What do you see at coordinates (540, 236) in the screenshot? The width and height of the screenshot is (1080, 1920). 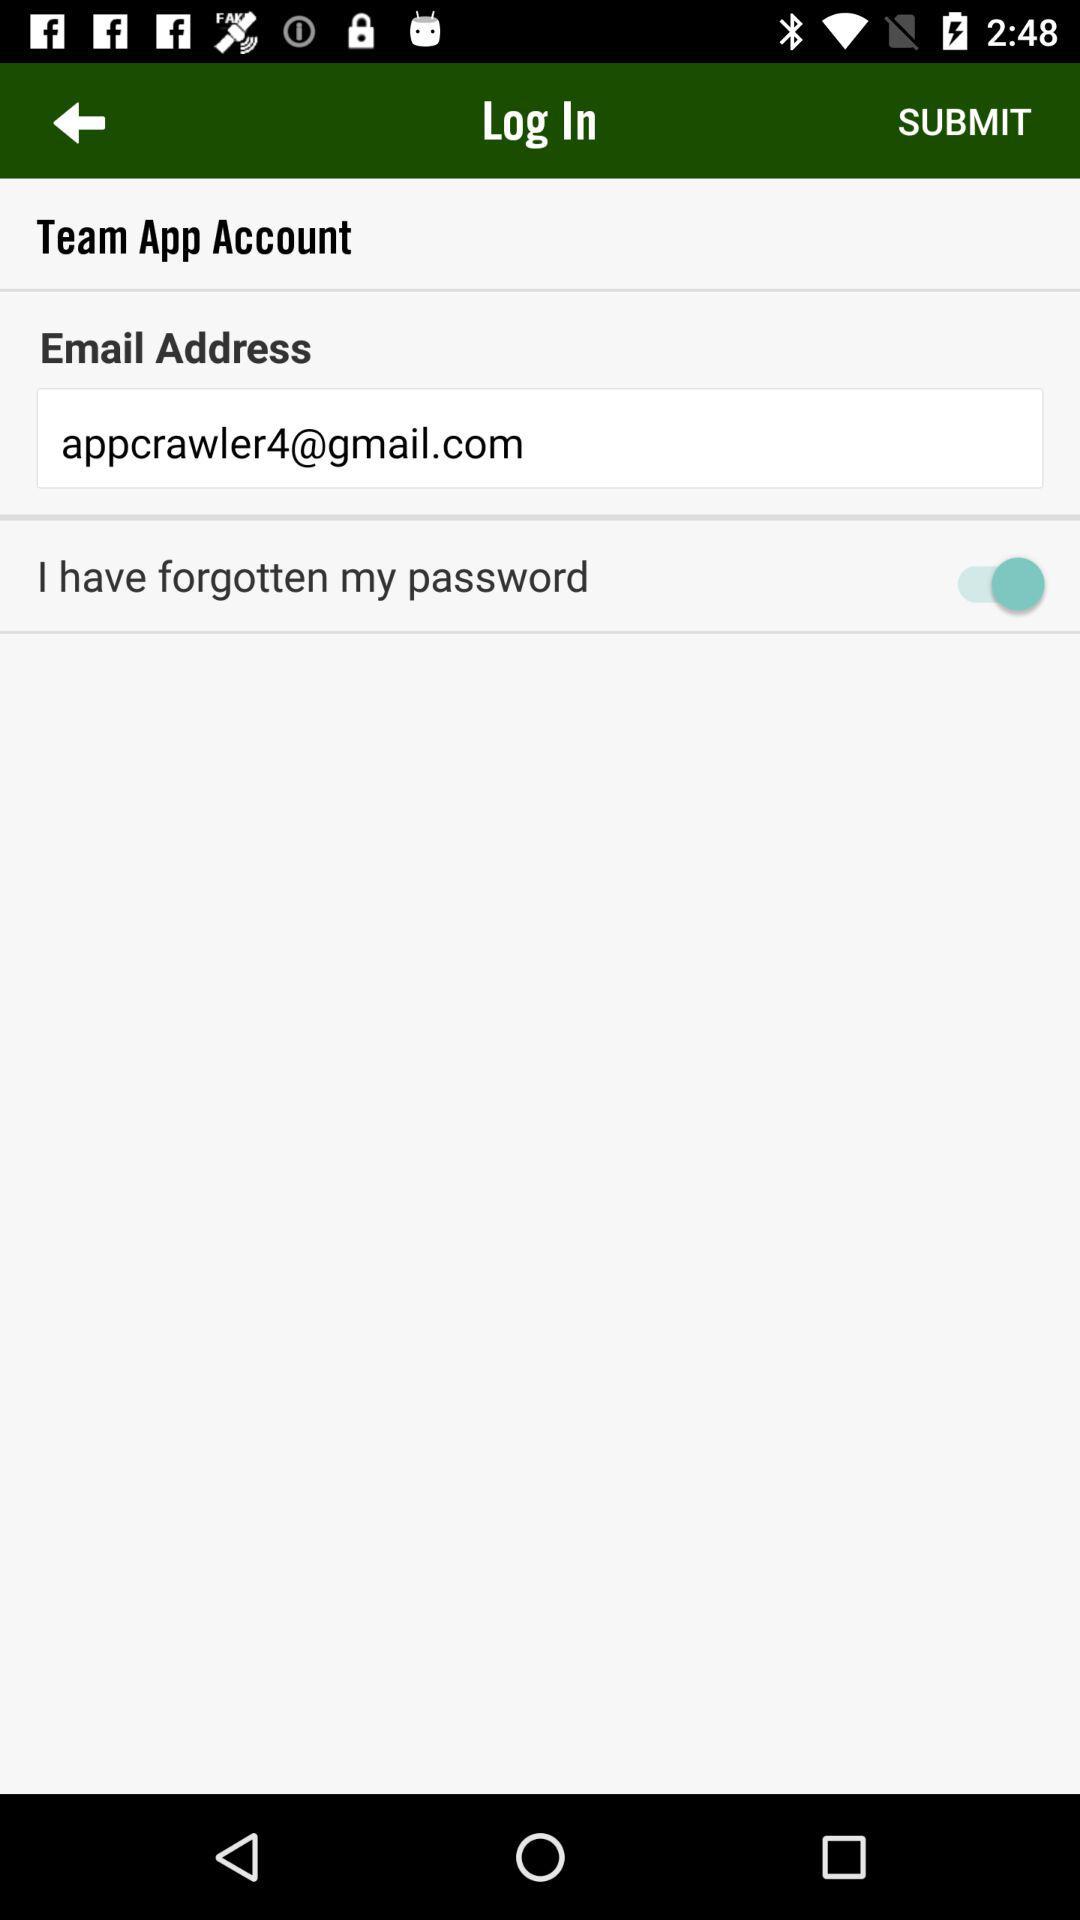 I see `item below the log in icon` at bounding box center [540, 236].